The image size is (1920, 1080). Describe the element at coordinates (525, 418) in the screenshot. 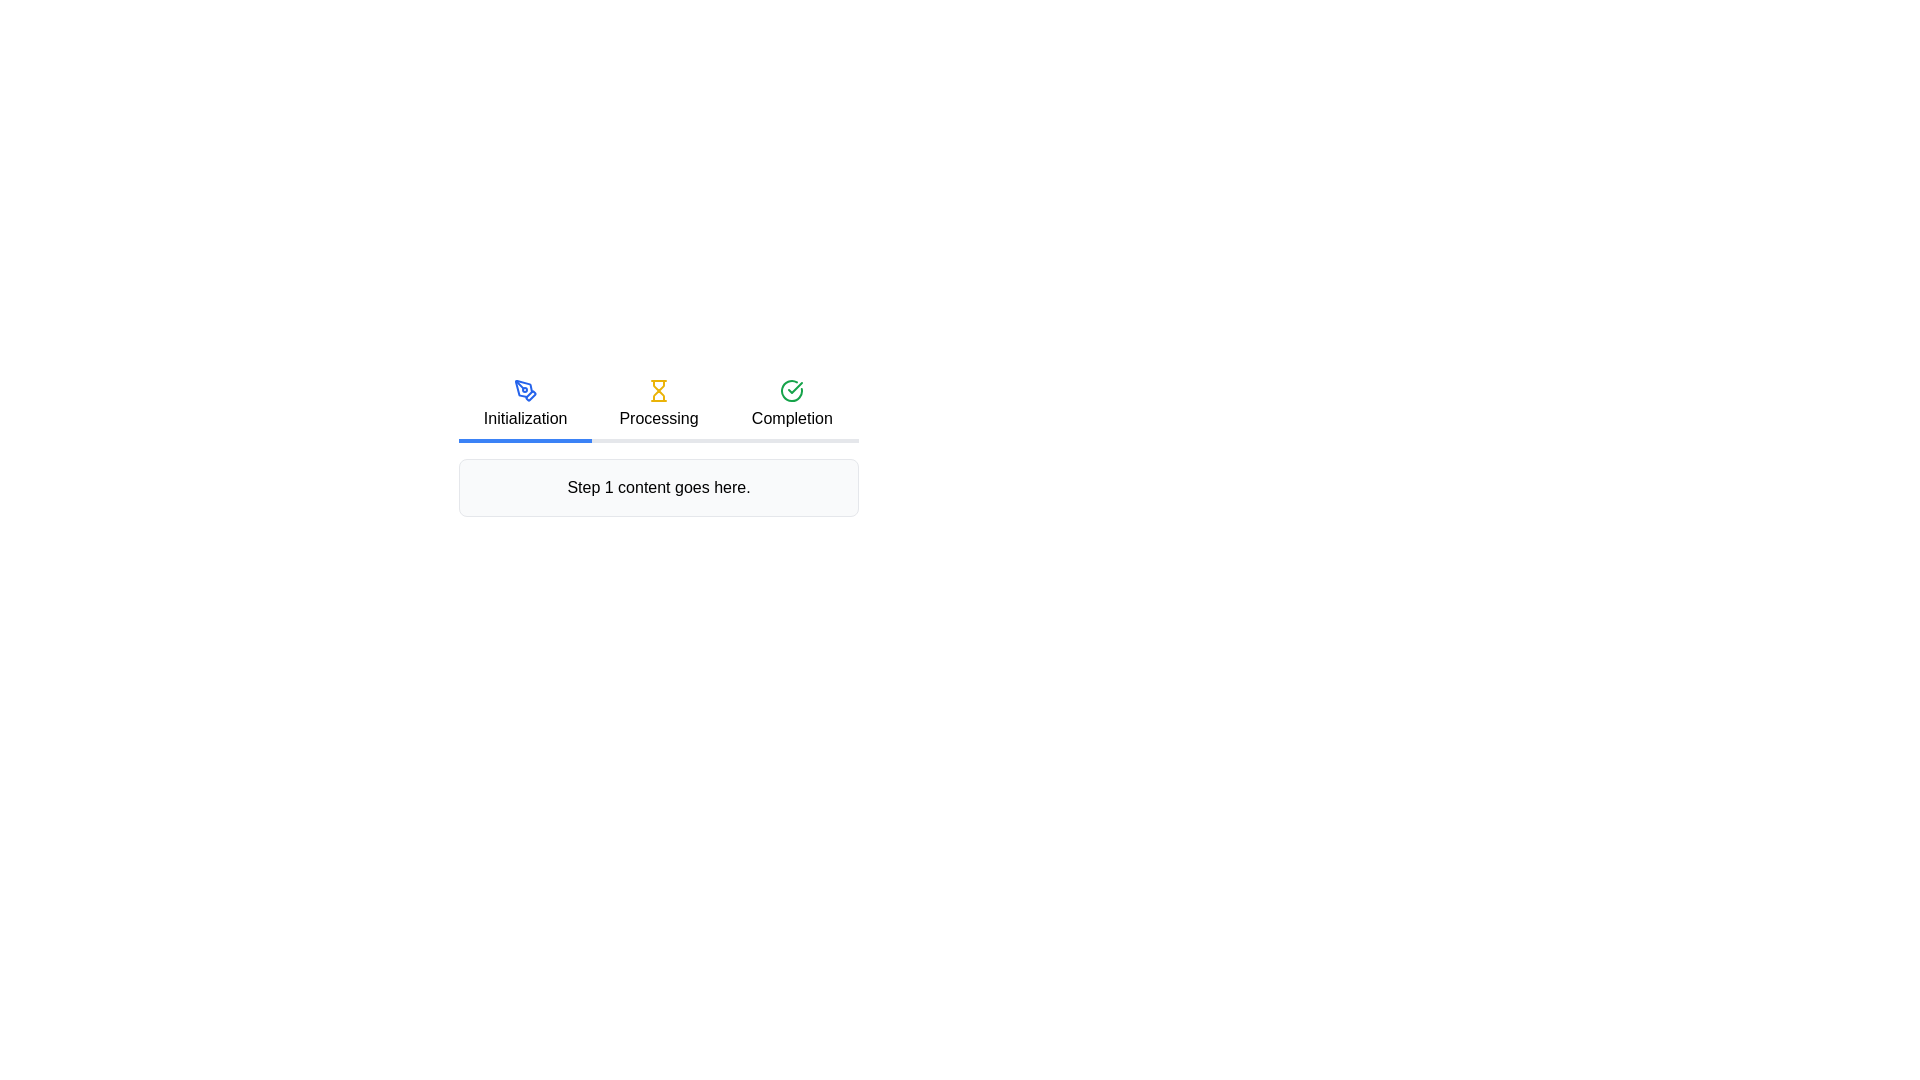

I see `the 'Initialization' text label in the progress bar, which indicates the current step of the process` at that location.